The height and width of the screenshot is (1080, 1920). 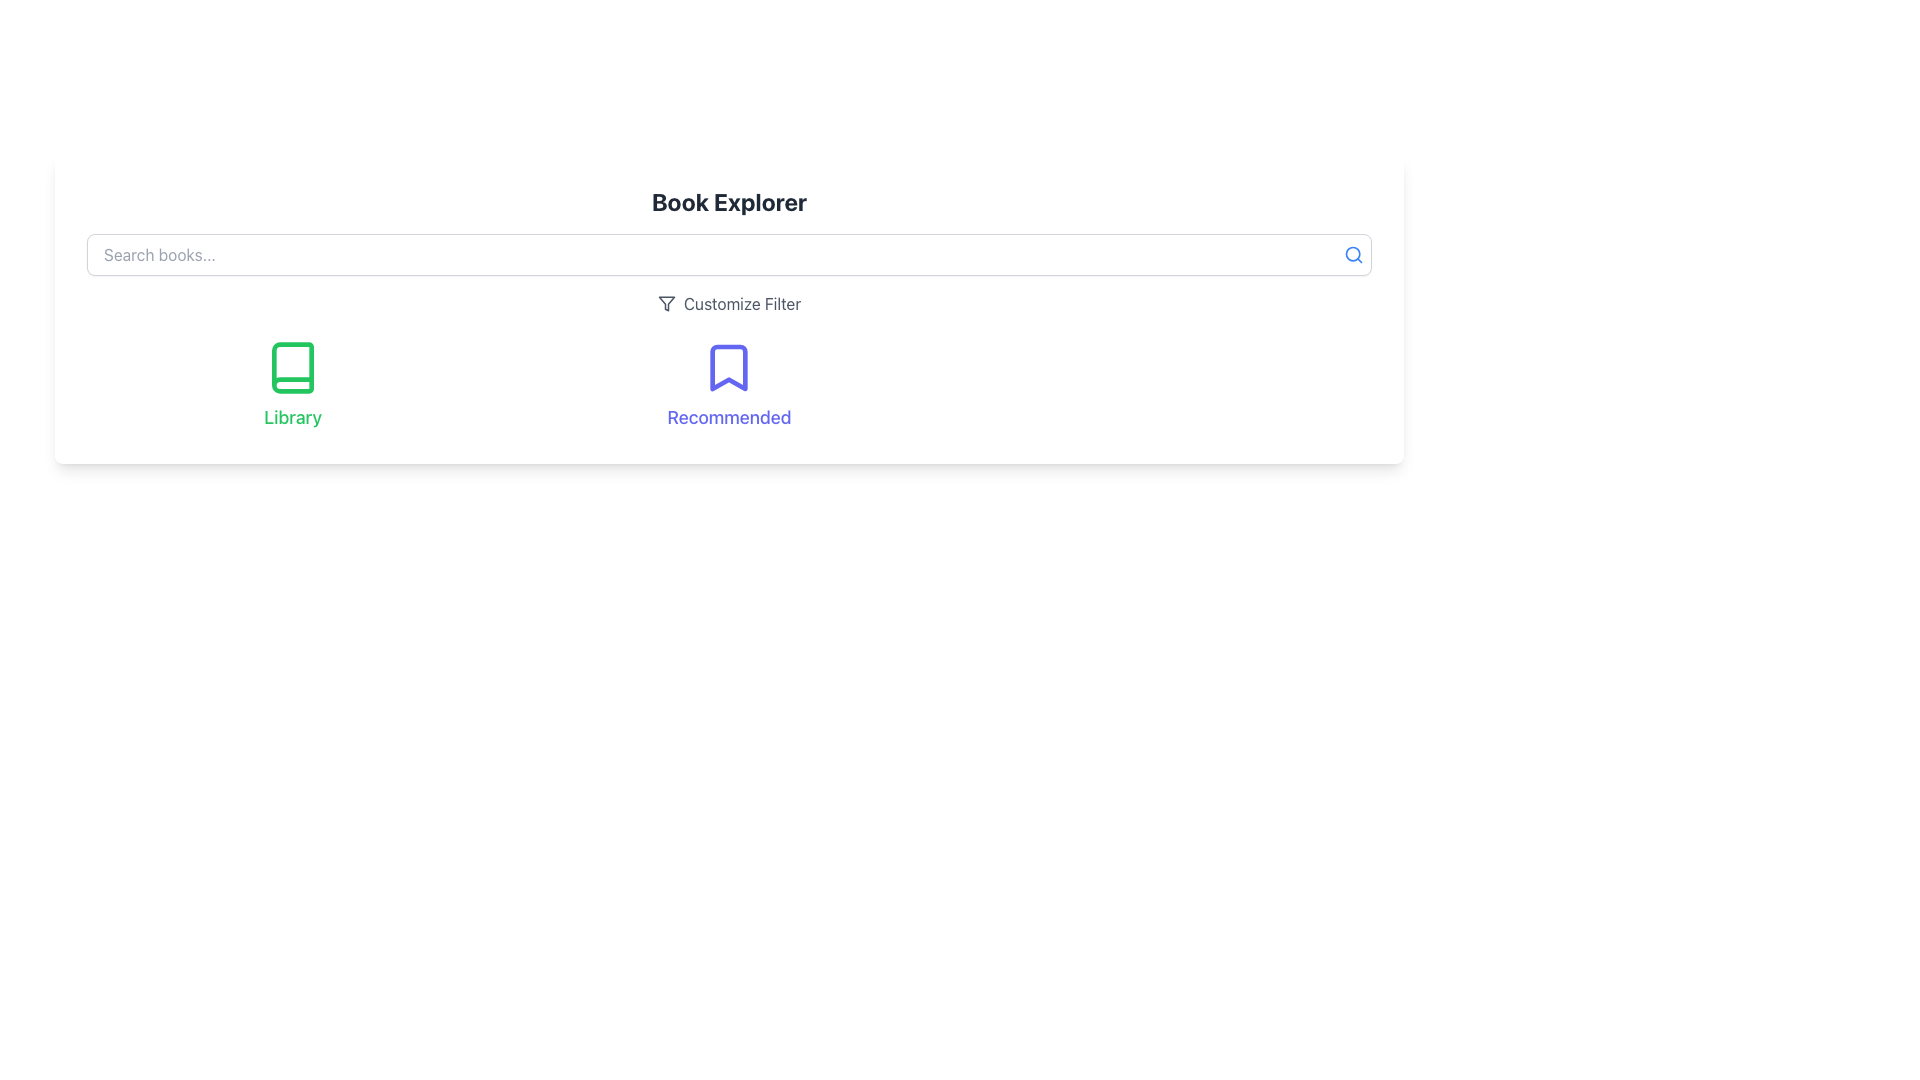 I want to click on the green book icon in the Library section, so click(x=292, y=367).